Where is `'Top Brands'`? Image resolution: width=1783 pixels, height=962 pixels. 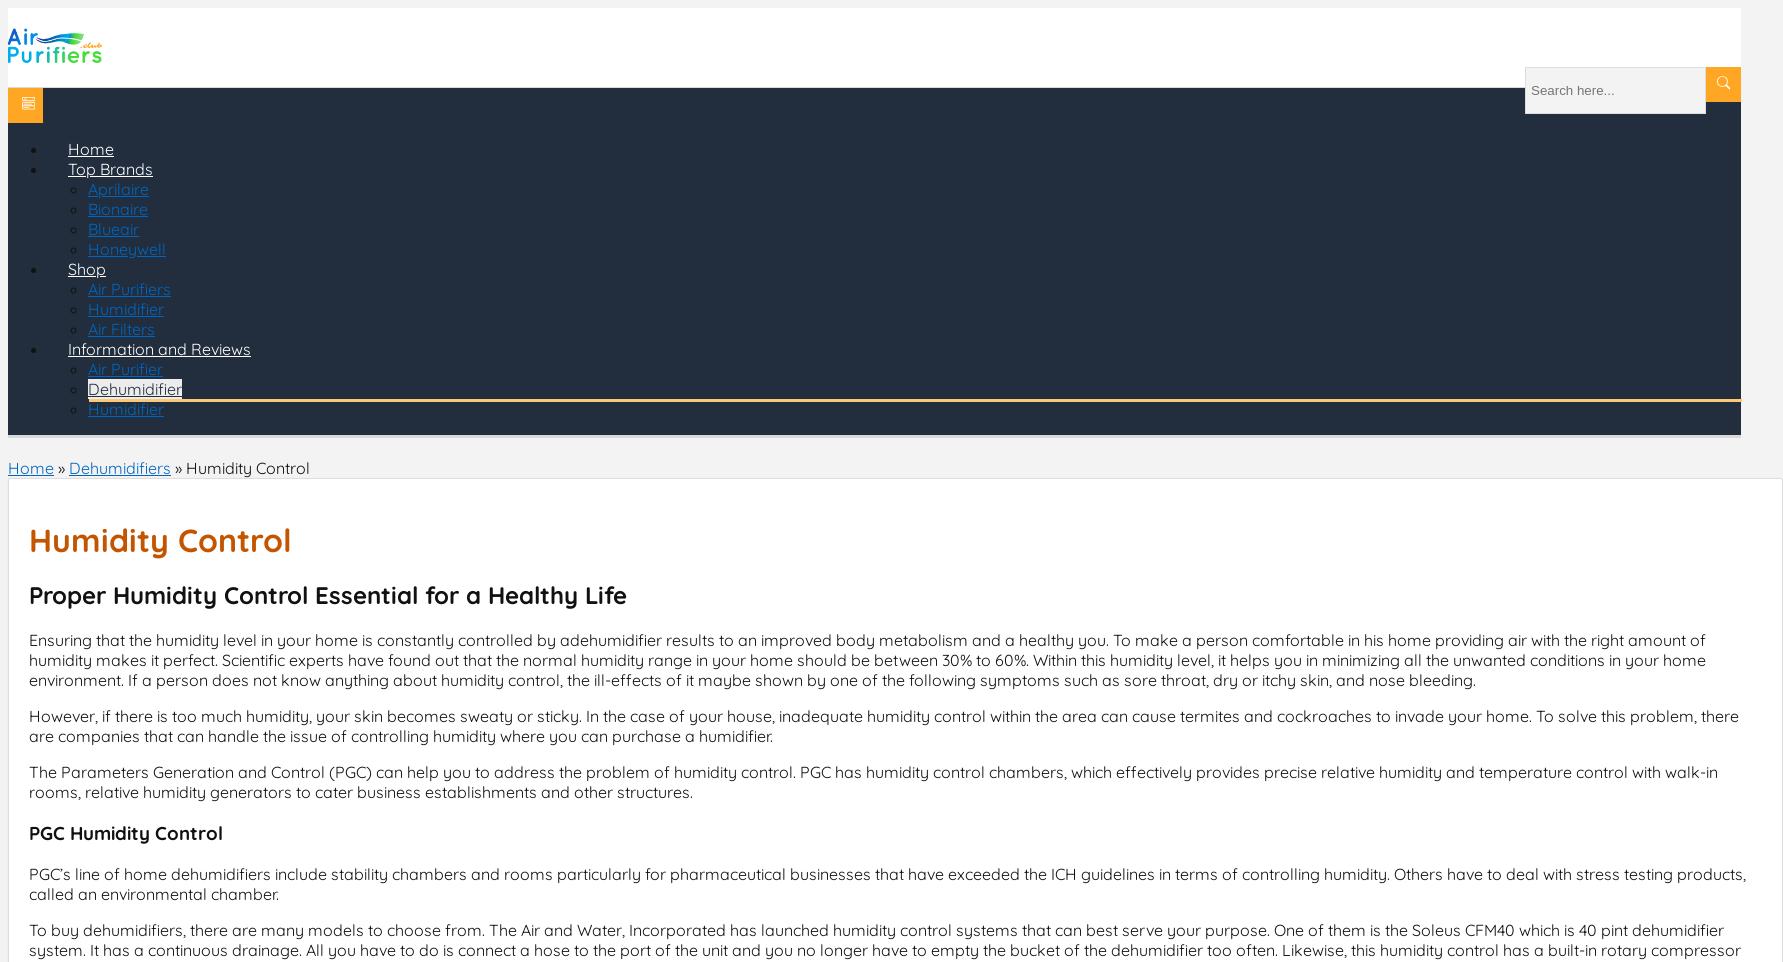 'Top Brands' is located at coordinates (109, 169).